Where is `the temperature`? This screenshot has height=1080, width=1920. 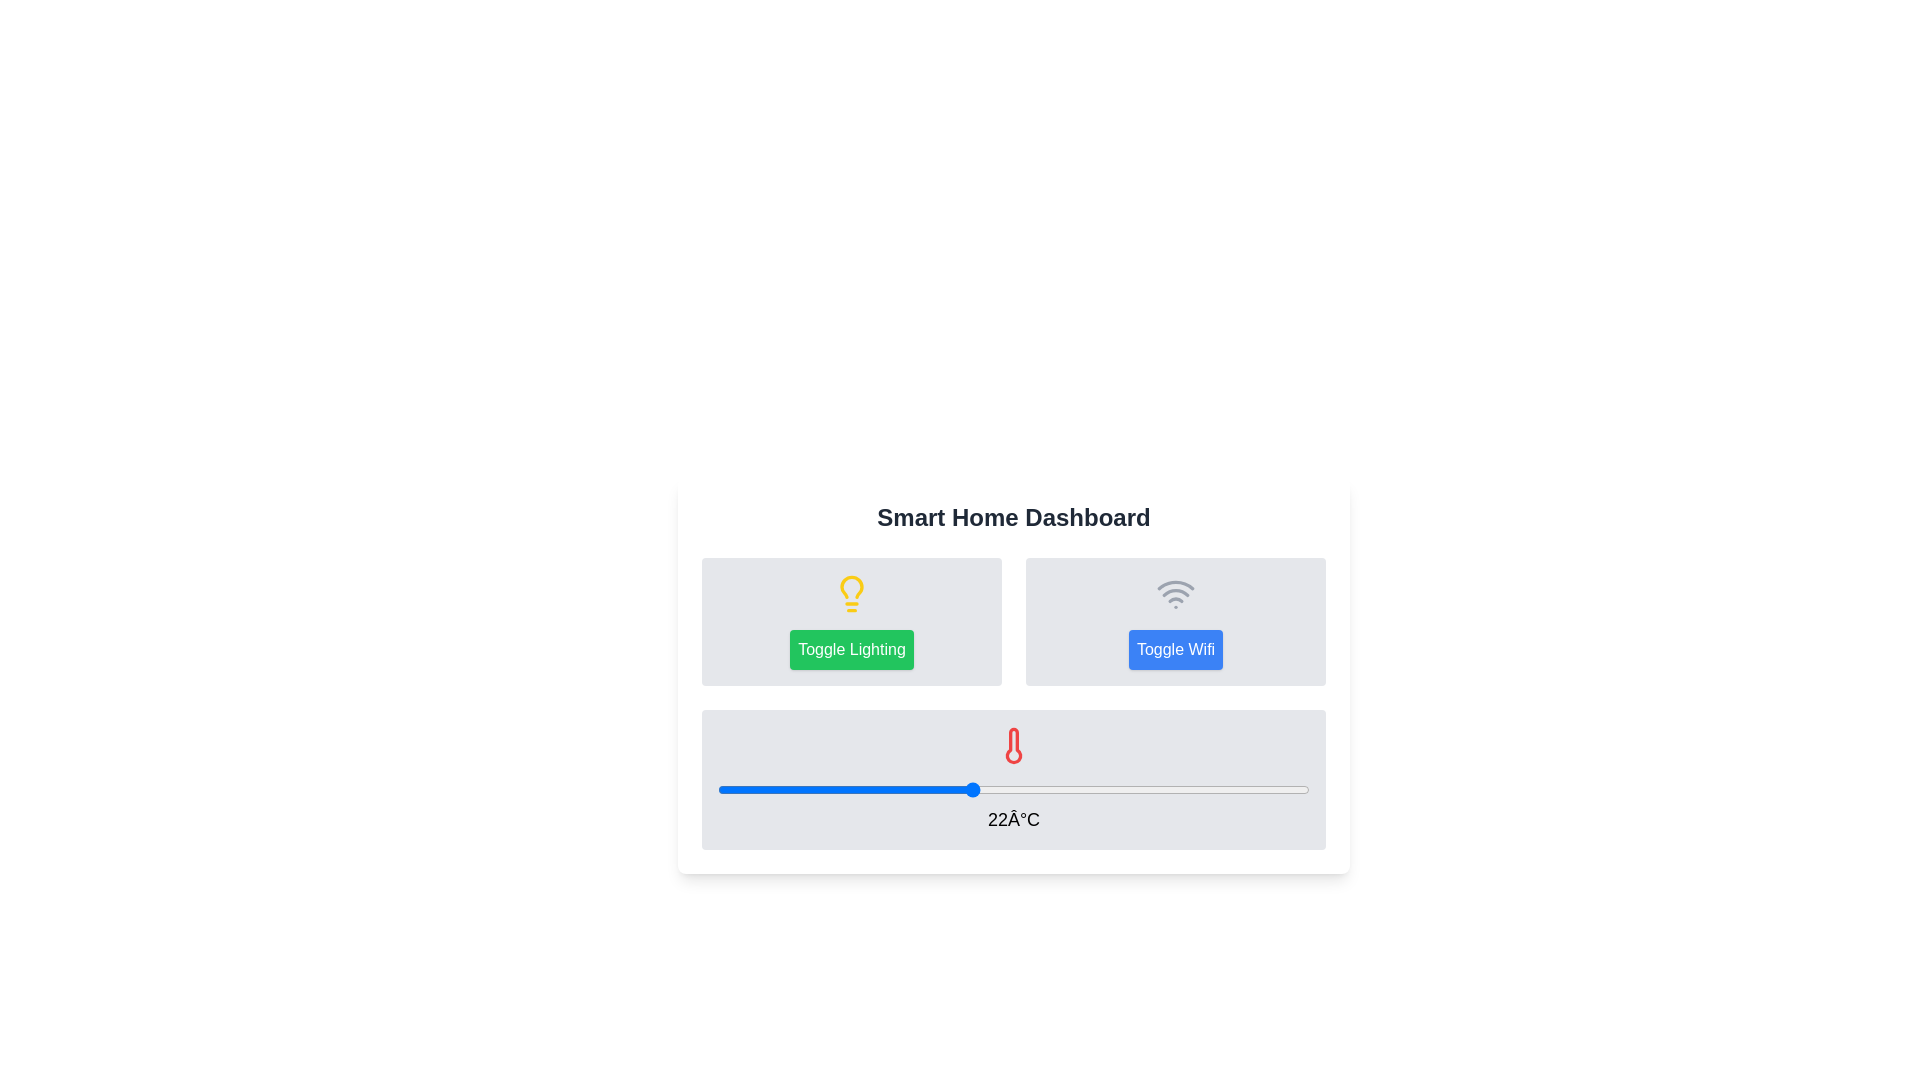 the temperature is located at coordinates (971, 789).